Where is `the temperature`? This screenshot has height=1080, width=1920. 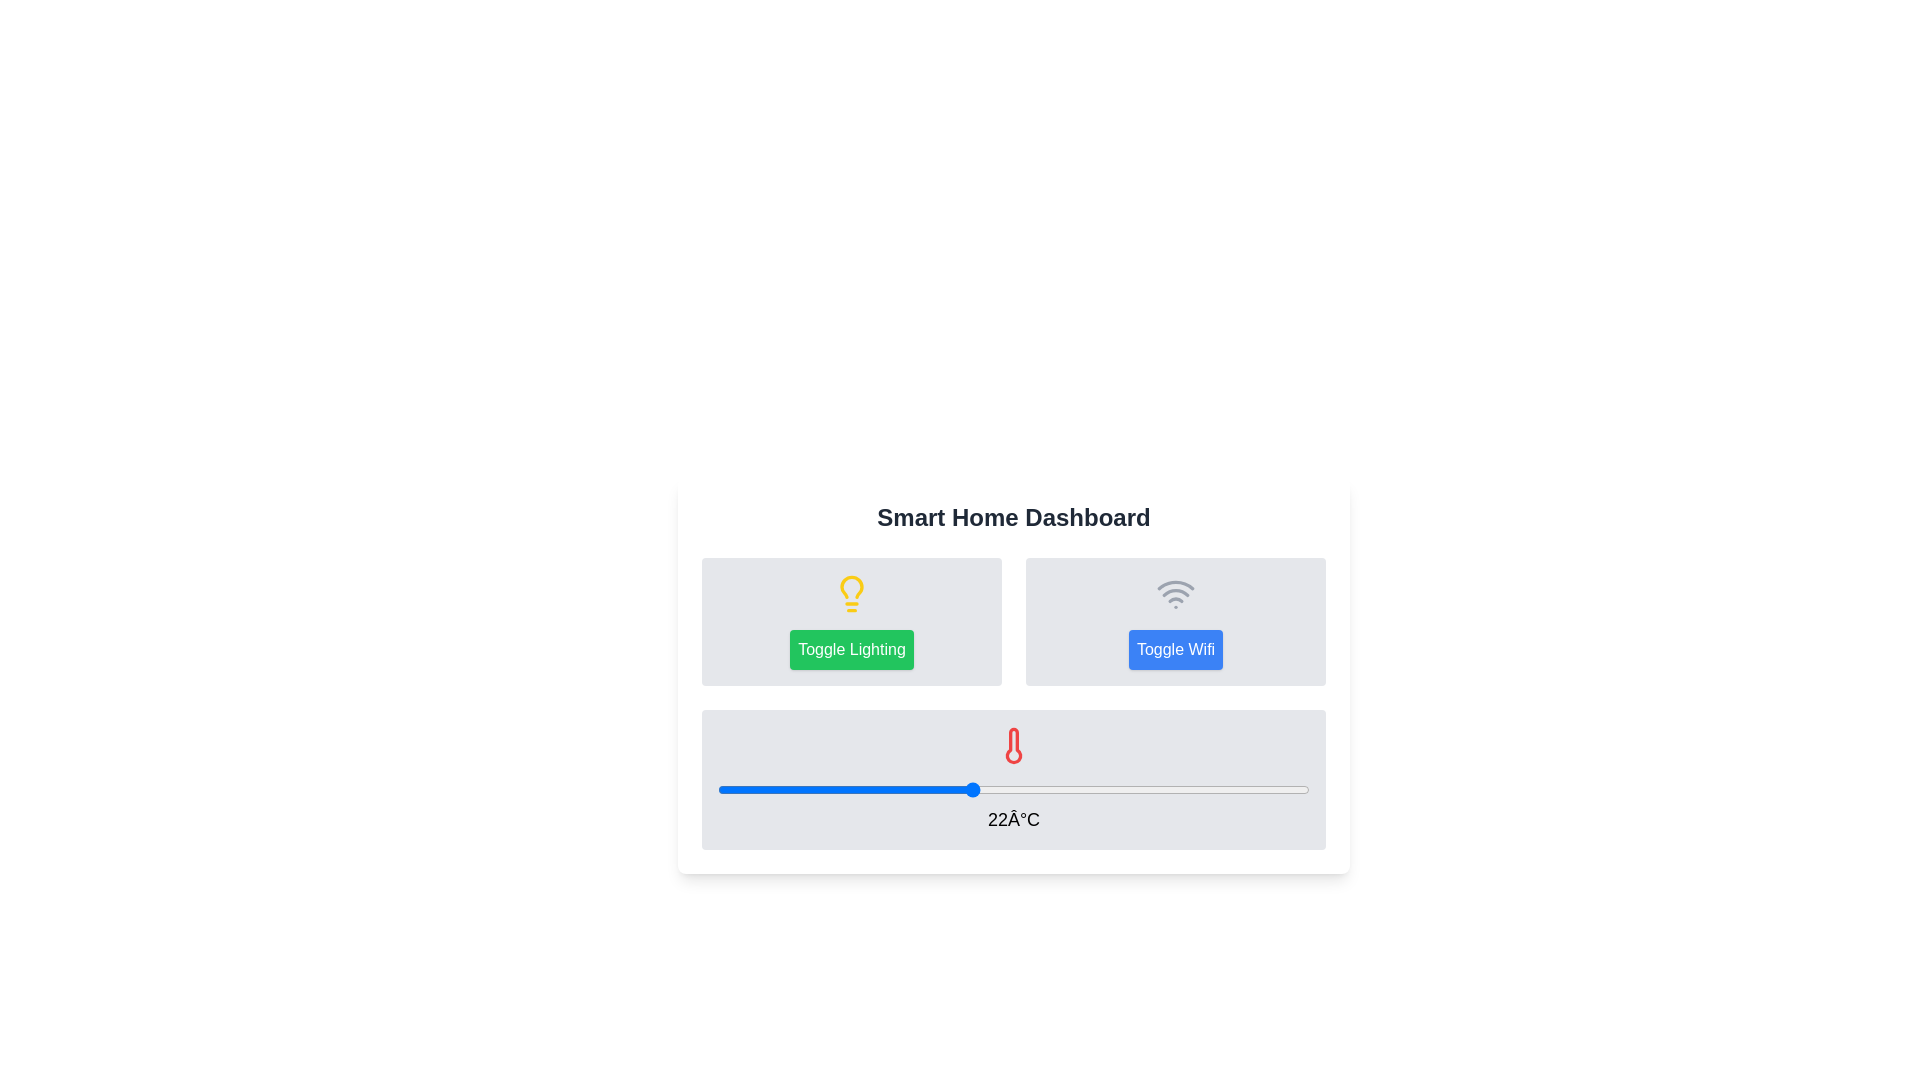 the temperature is located at coordinates (971, 789).